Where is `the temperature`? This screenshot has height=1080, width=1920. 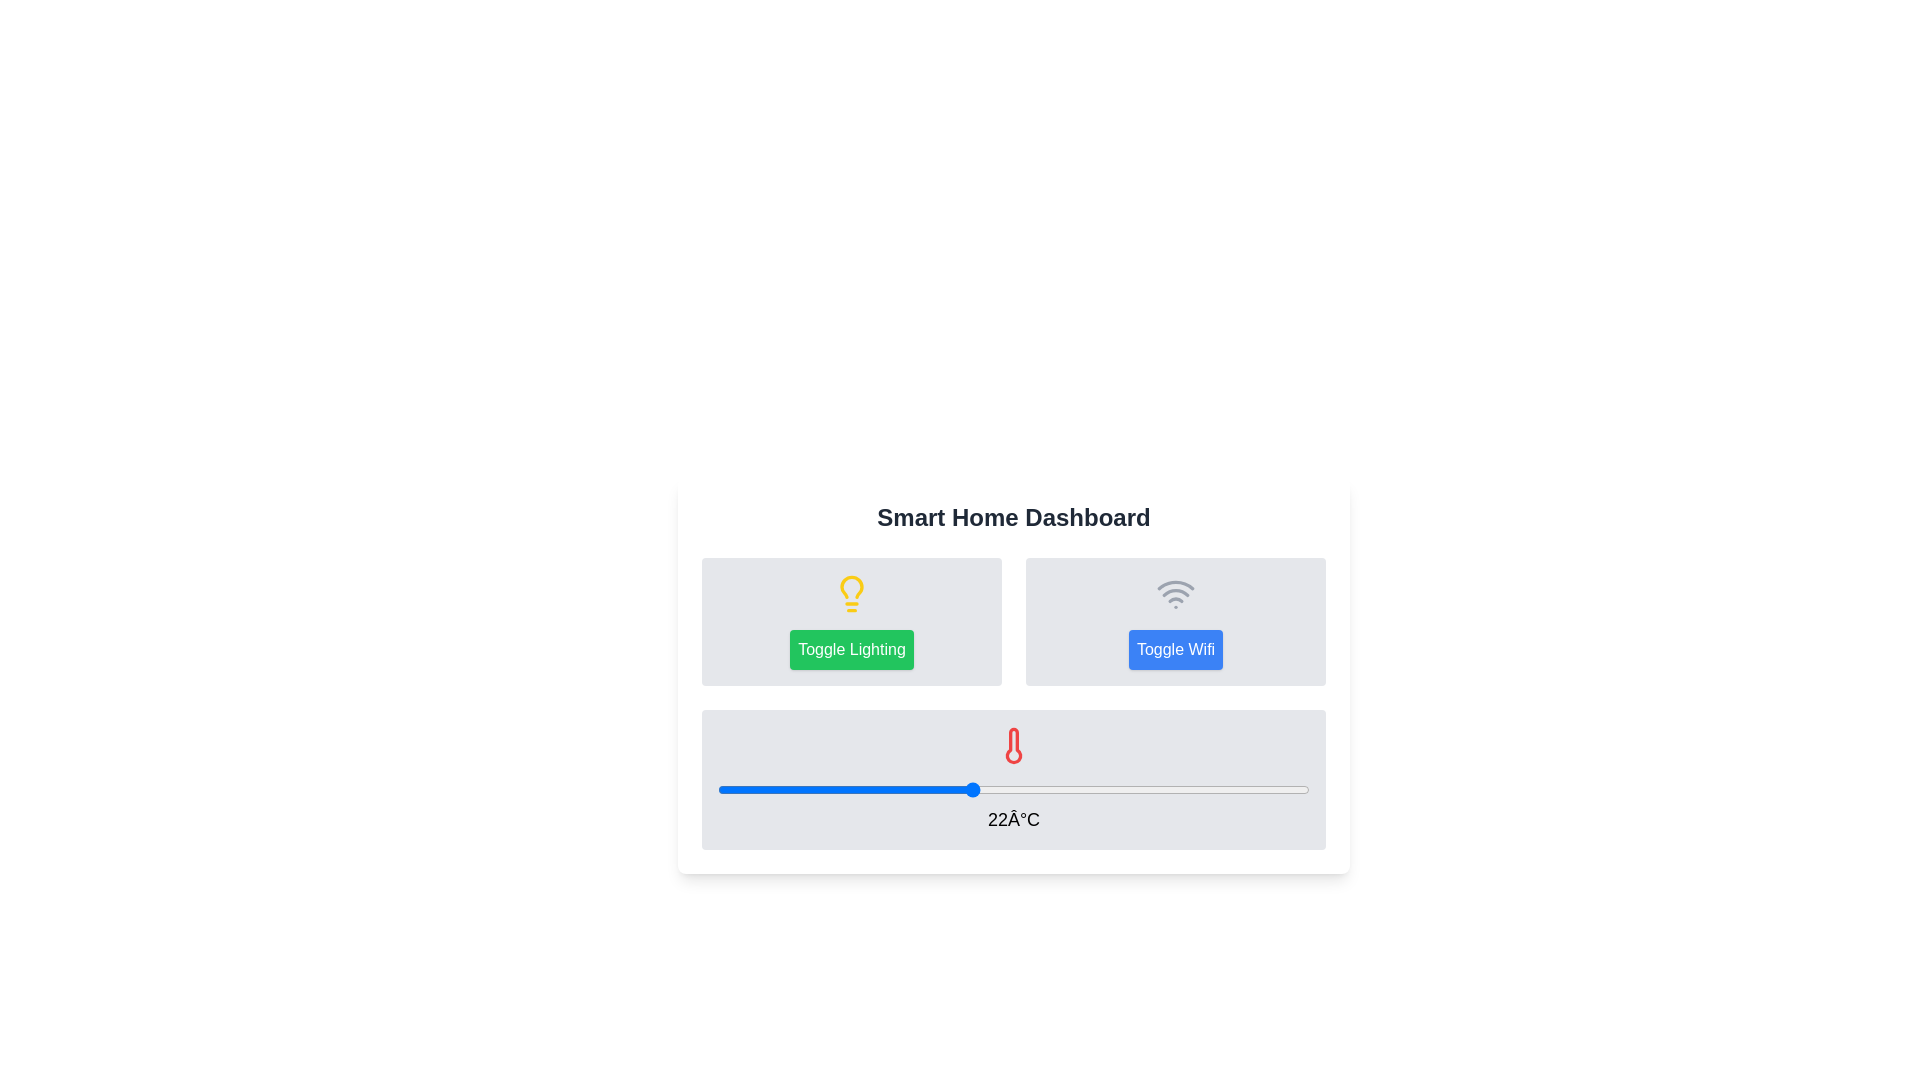 the temperature is located at coordinates (971, 789).